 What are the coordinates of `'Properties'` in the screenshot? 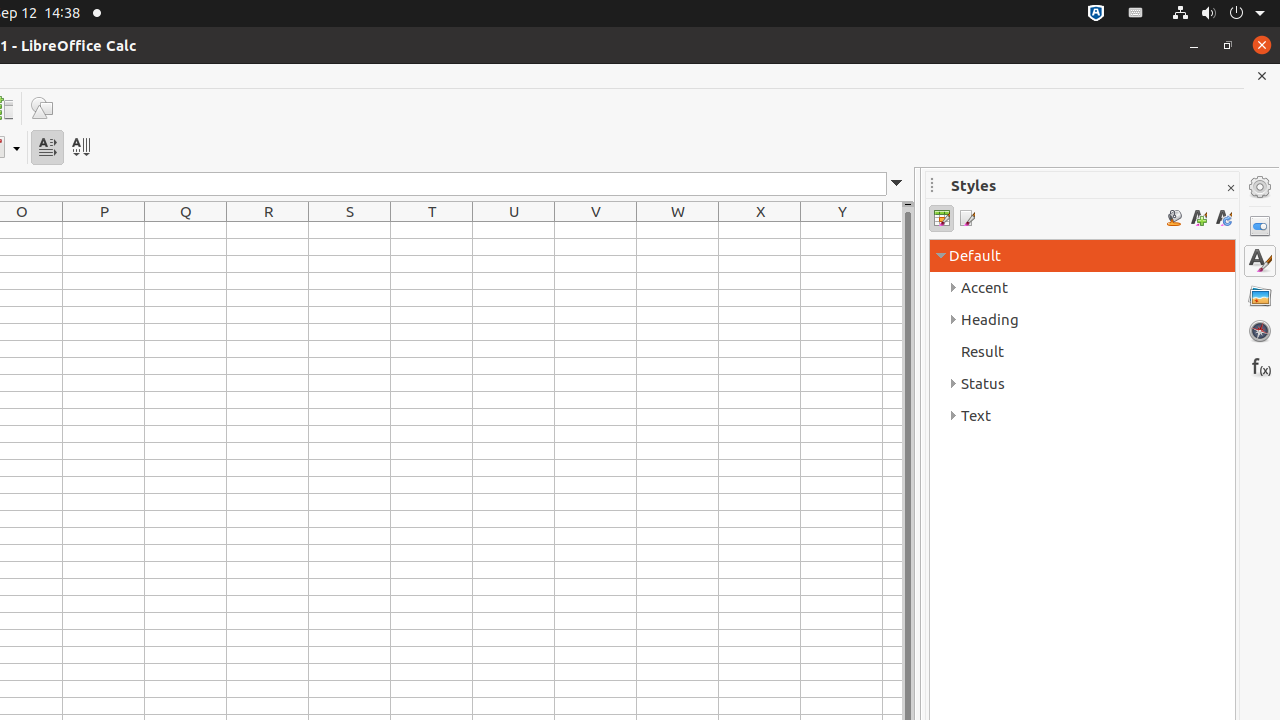 It's located at (1259, 225).